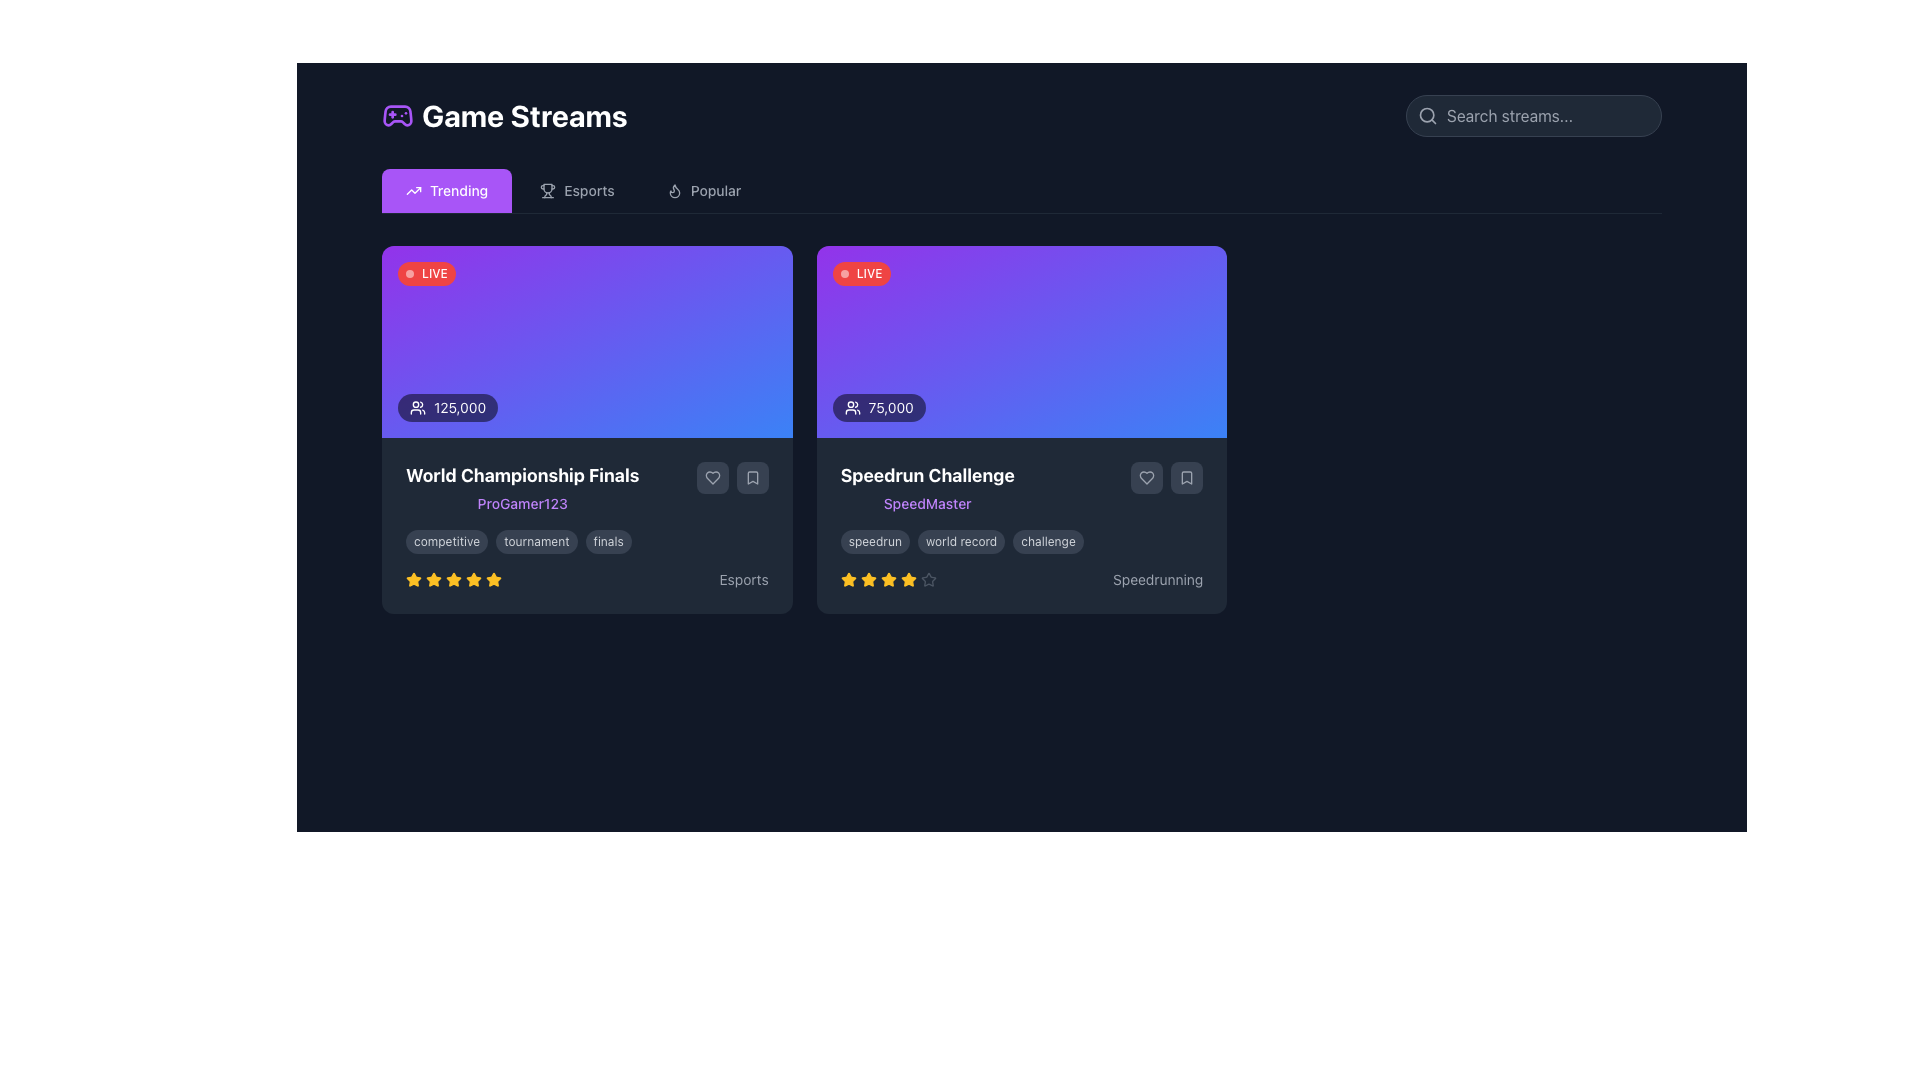 This screenshot has width=1920, height=1080. I want to click on the bookmark/save icon located in the bottom right area of the 'Speedrun Challenge' card, so click(1187, 478).